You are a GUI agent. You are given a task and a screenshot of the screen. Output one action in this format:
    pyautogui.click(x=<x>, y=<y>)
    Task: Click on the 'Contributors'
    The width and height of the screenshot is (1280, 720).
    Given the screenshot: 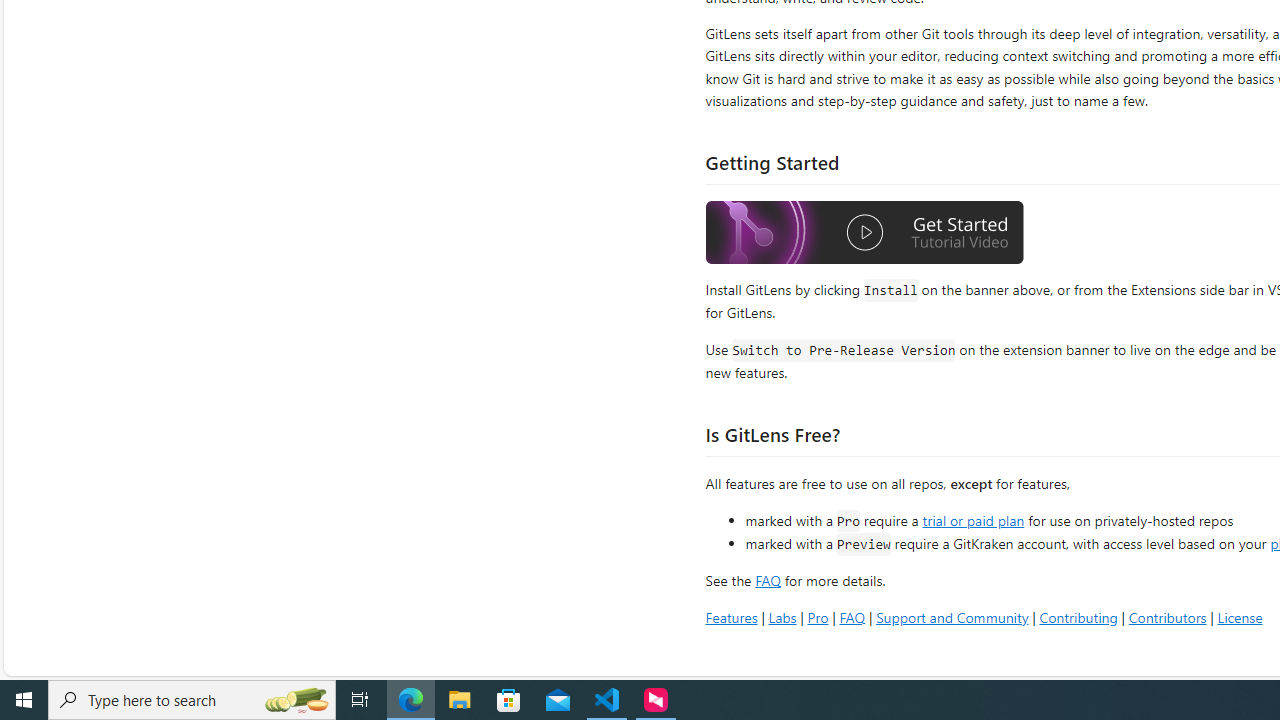 What is the action you would take?
    pyautogui.click(x=1167, y=616)
    